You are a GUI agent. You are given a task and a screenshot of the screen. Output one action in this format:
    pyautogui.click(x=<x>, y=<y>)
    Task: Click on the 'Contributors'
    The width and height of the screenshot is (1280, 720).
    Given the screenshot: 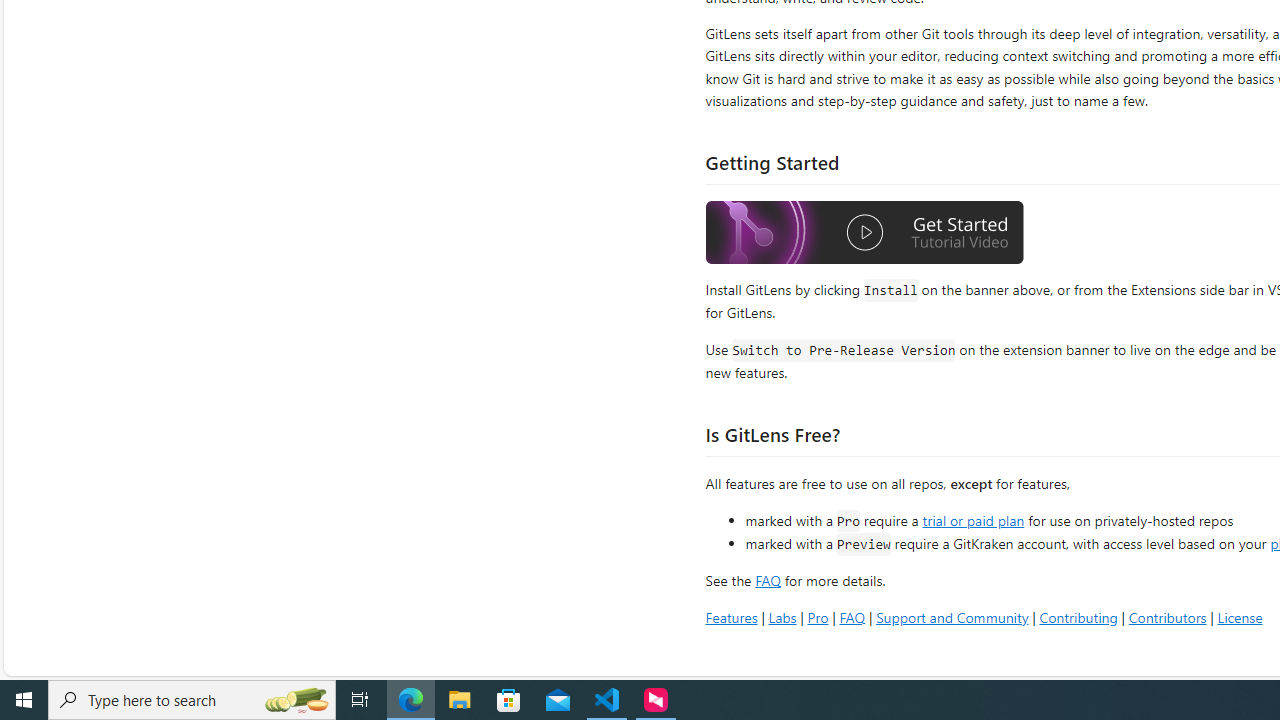 What is the action you would take?
    pyautogui.click(x=1167, y=616)
    